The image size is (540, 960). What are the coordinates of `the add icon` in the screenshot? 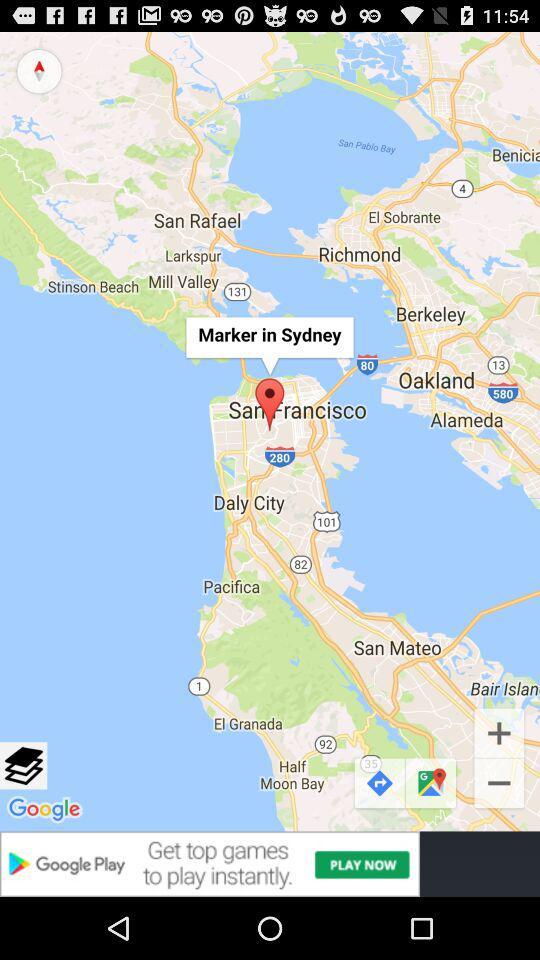 It's located at (498, 783).